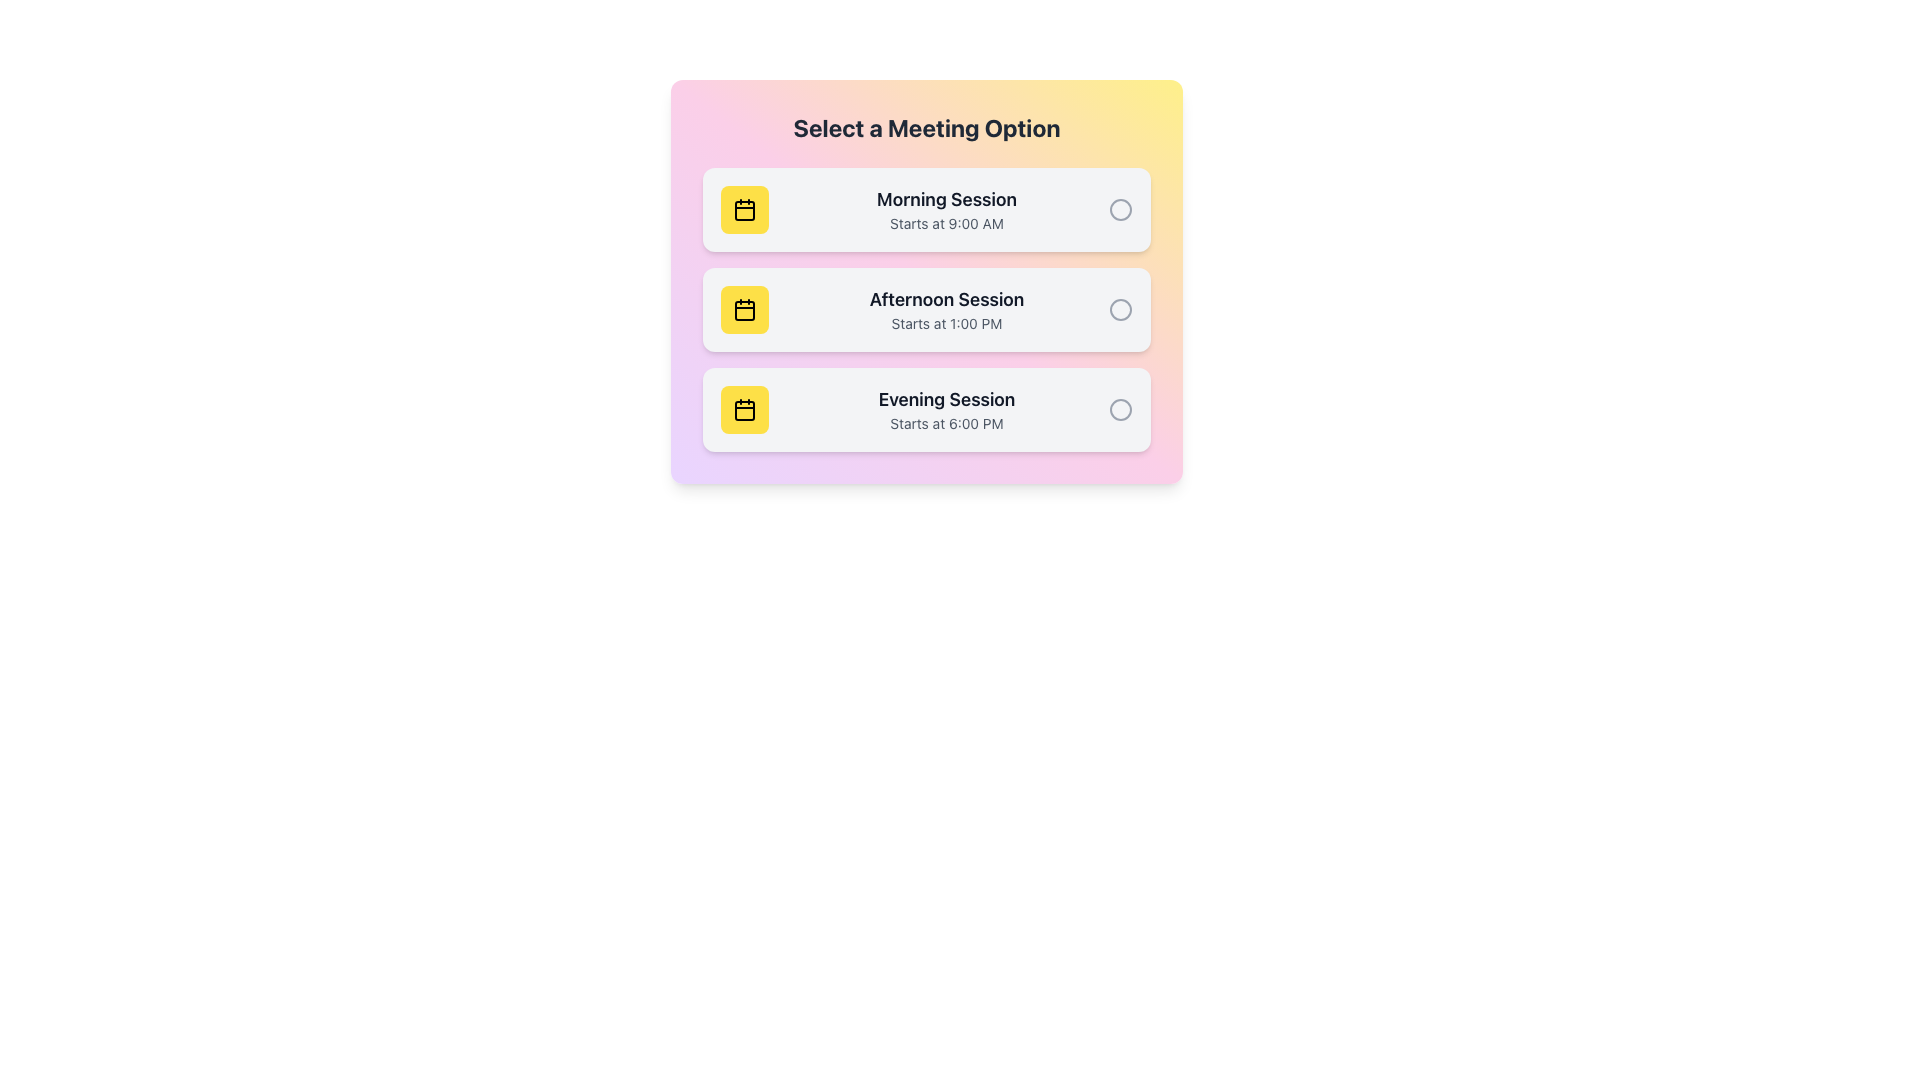 Image resolution: width=1920 pixels, height=1080 pixels. Describe the element at coordinates (945, 209) in the screenshot. I see `the text label displaying 'Morning Session' and 'Starts at 9:00 AM' to associate with the session information` at that location.